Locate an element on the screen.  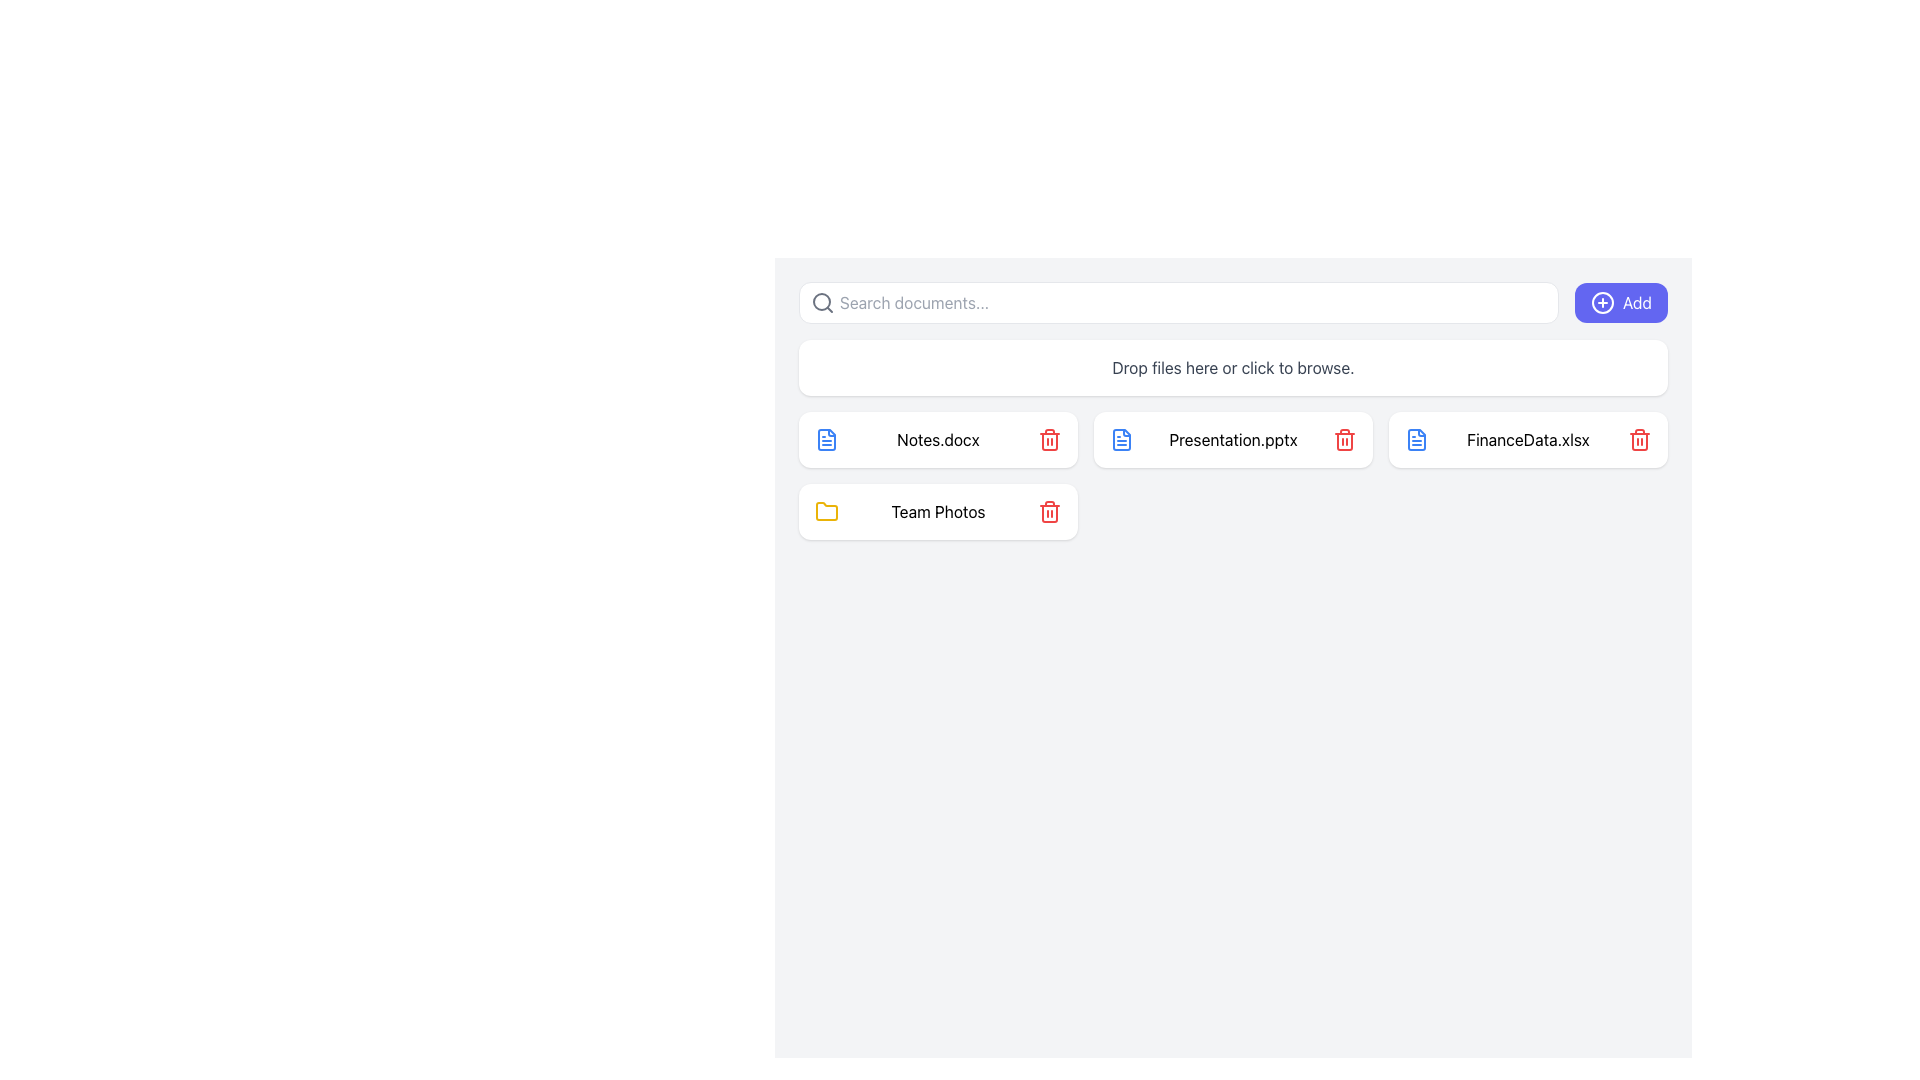
the middle component of the trash can icon, which is styled as an open rectangular shape with rounded corners and filled with red, indicating a deletion action. This icon is located to the right of a file or folder entry in the bottom row of the file list is located at coordinates (1049, 441).